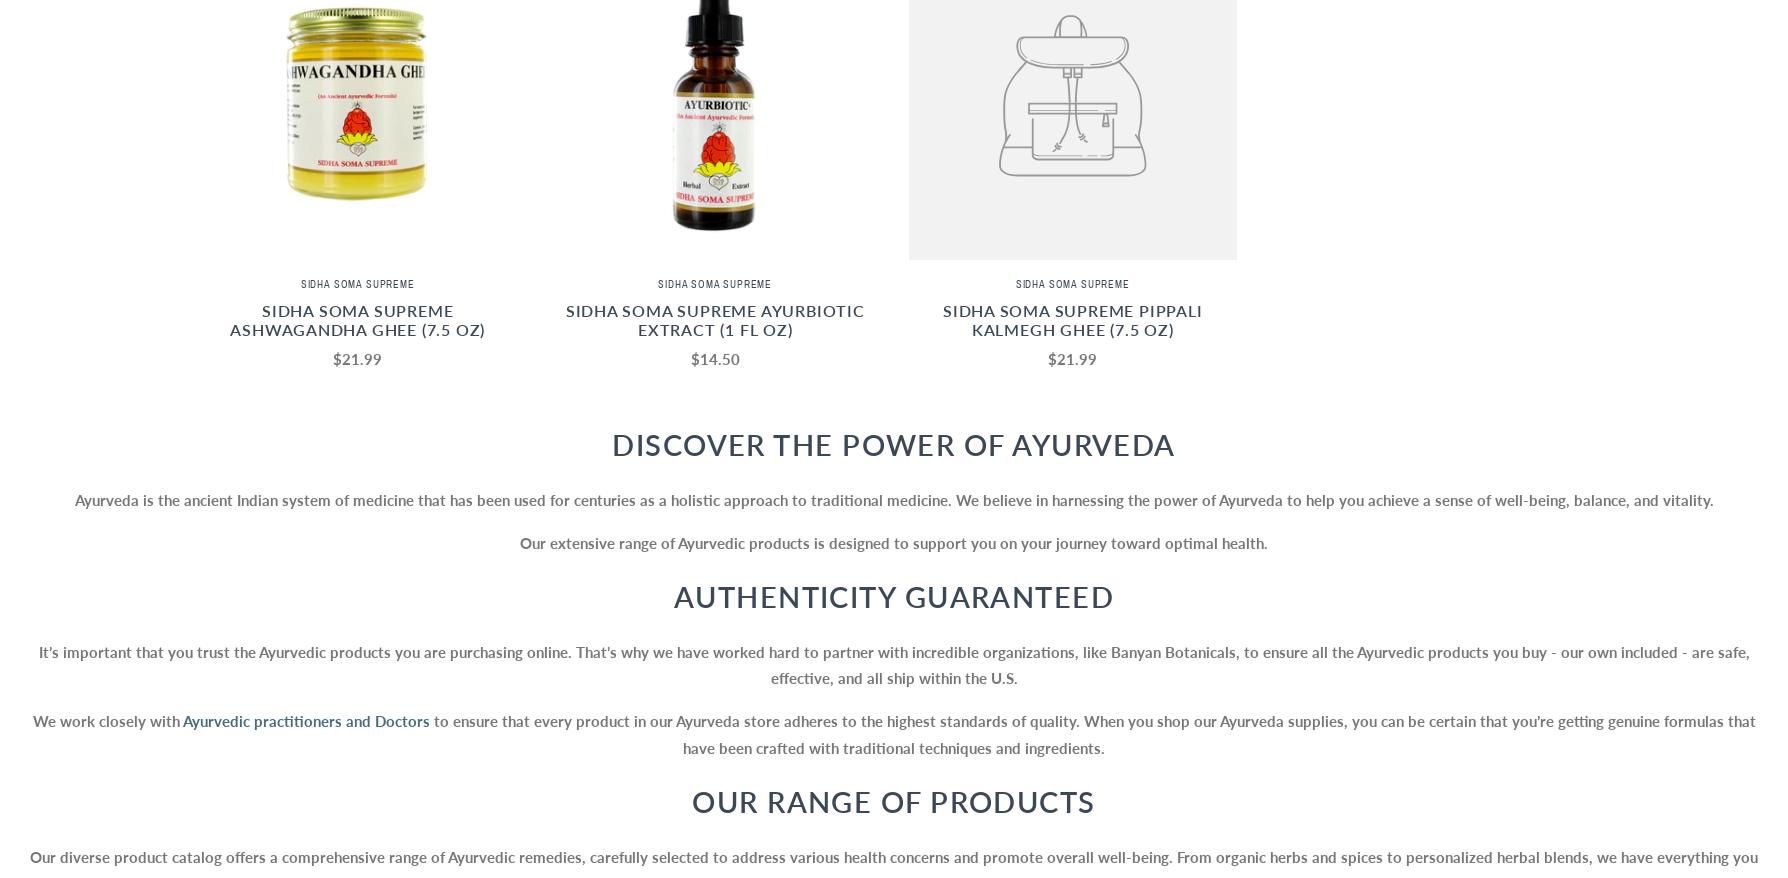  I want to click on '$14.50', so click(713, 356).